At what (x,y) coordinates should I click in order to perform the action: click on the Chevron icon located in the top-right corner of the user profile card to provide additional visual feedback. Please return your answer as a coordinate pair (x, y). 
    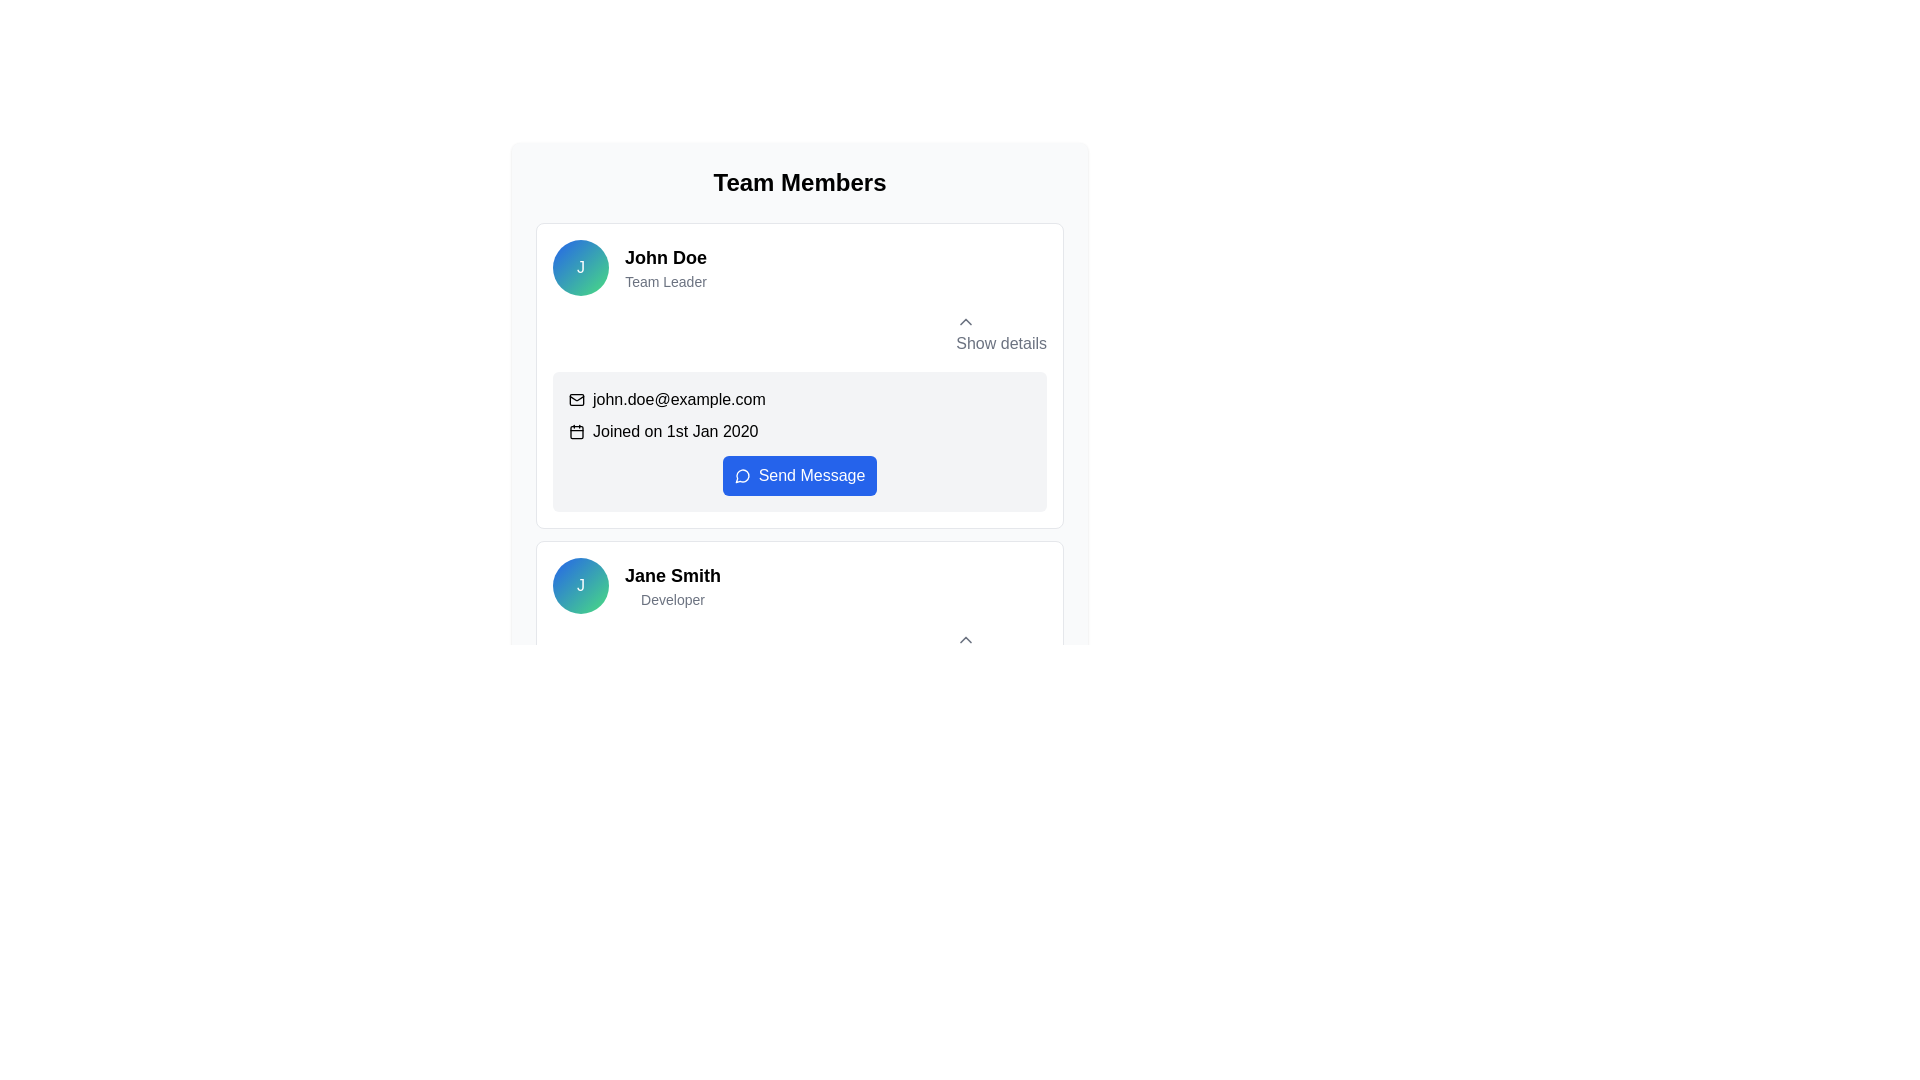
    Looking at the image, I should click on (966, 640).